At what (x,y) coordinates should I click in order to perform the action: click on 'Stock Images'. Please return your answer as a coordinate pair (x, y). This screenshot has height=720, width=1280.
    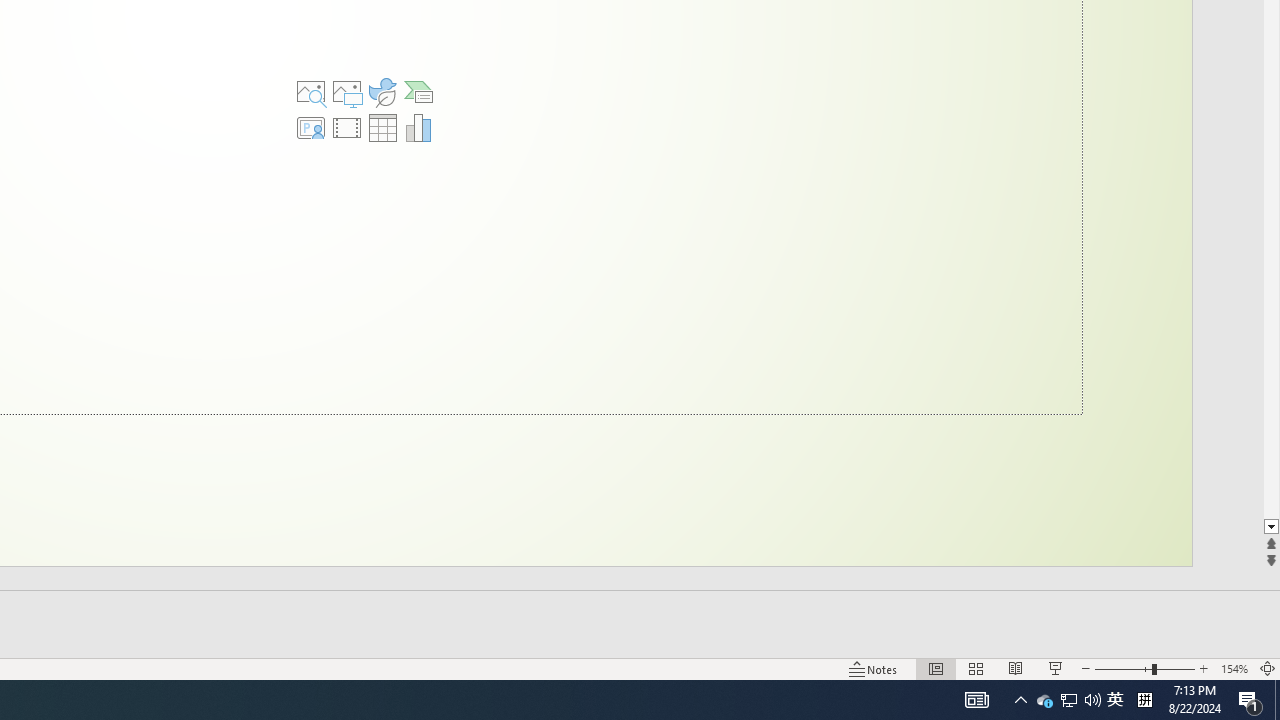
    Looking at the image, I should click on (309, 92).